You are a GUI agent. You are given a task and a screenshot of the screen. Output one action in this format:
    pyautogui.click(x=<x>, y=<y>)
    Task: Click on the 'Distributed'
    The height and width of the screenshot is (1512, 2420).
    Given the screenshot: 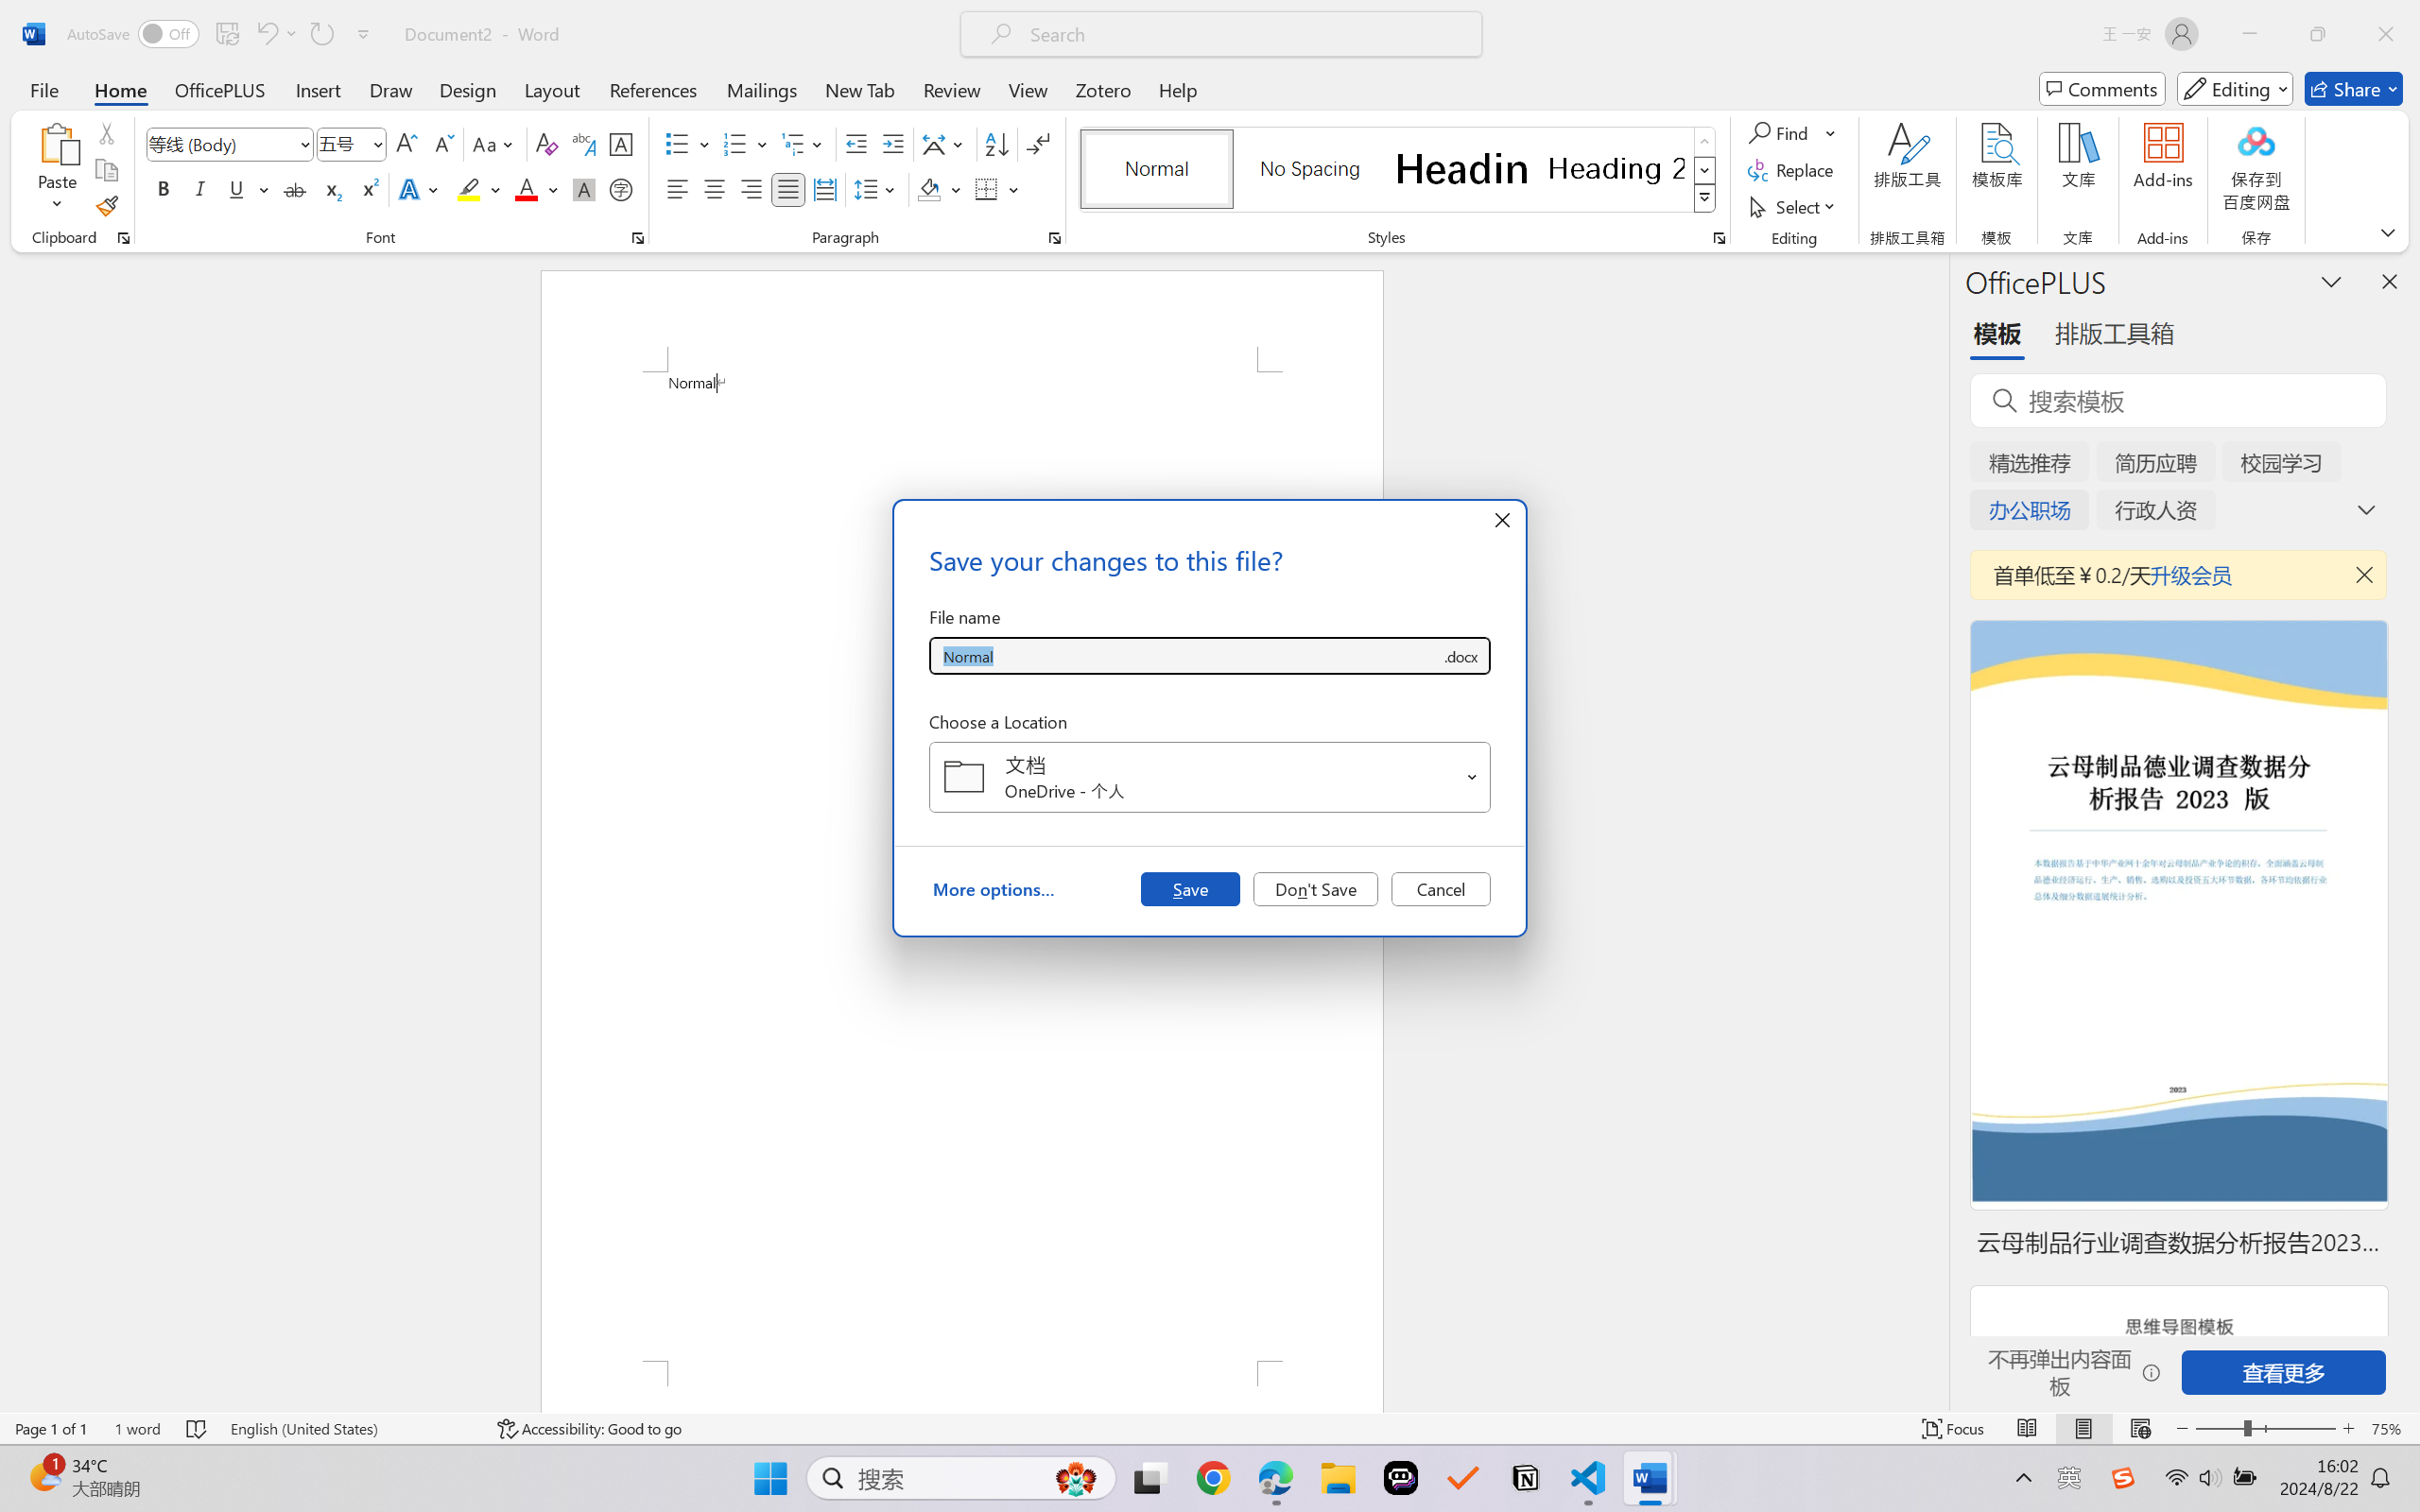 What is the action you would take?
    pyautogui.click(x=823, y=188)
    